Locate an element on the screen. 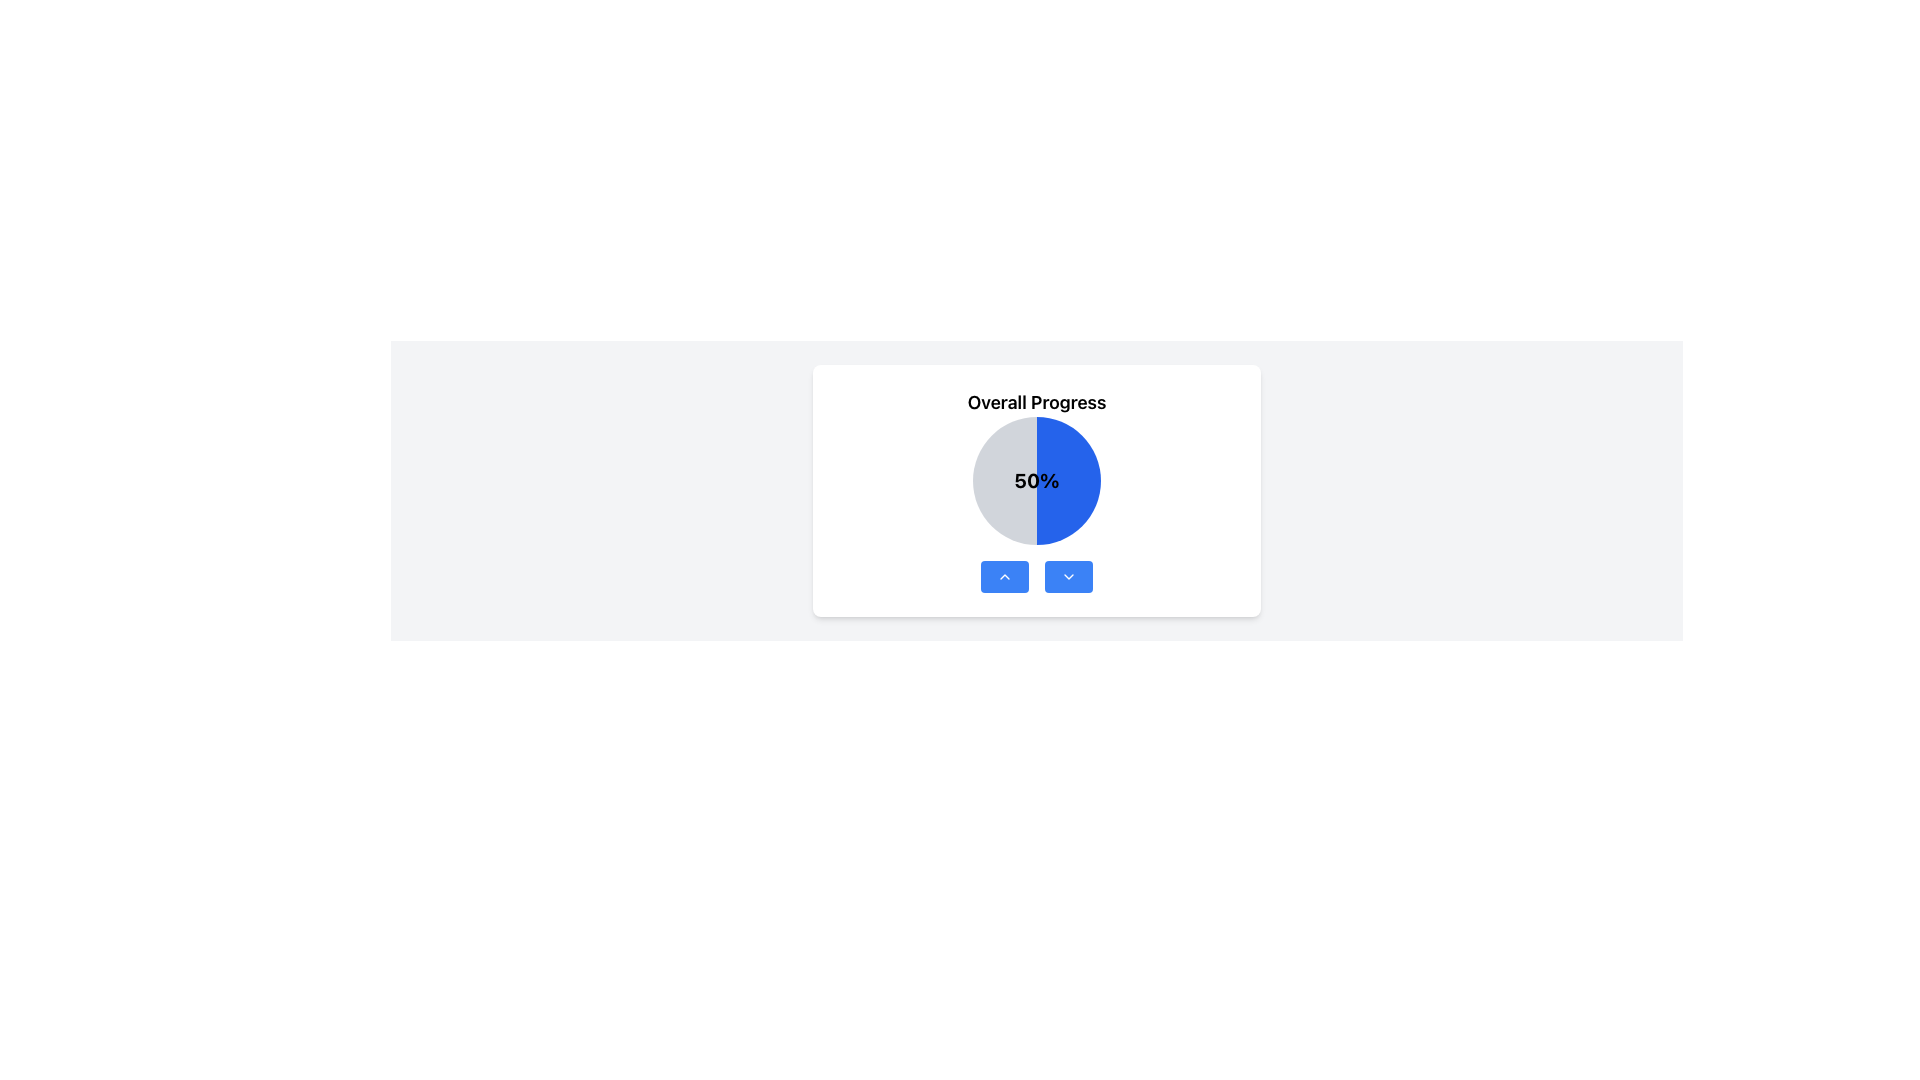 This screenshot has width=1920, height=1080. the SVG Icon located in the left button below the progress chart is located at coordinates (1004, 577).